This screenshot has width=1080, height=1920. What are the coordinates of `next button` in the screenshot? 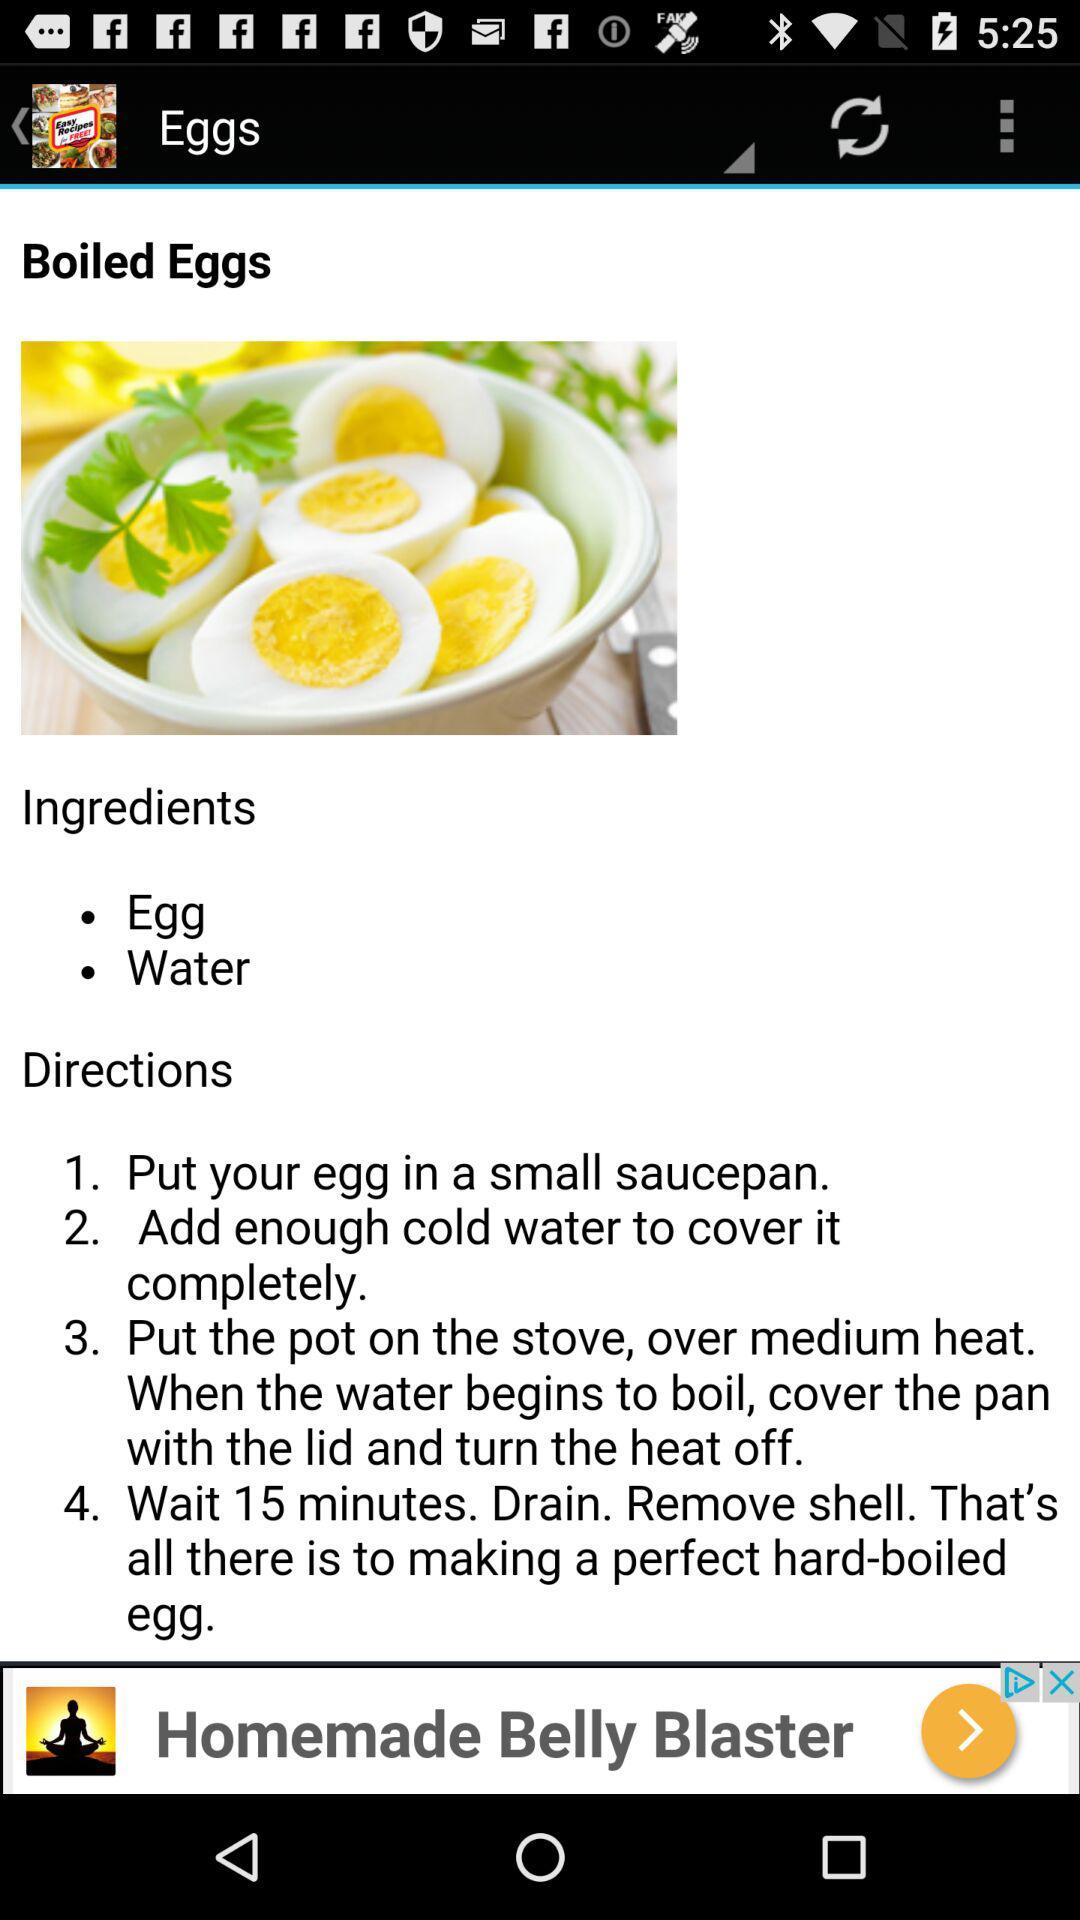 It's located at (540, 1727).